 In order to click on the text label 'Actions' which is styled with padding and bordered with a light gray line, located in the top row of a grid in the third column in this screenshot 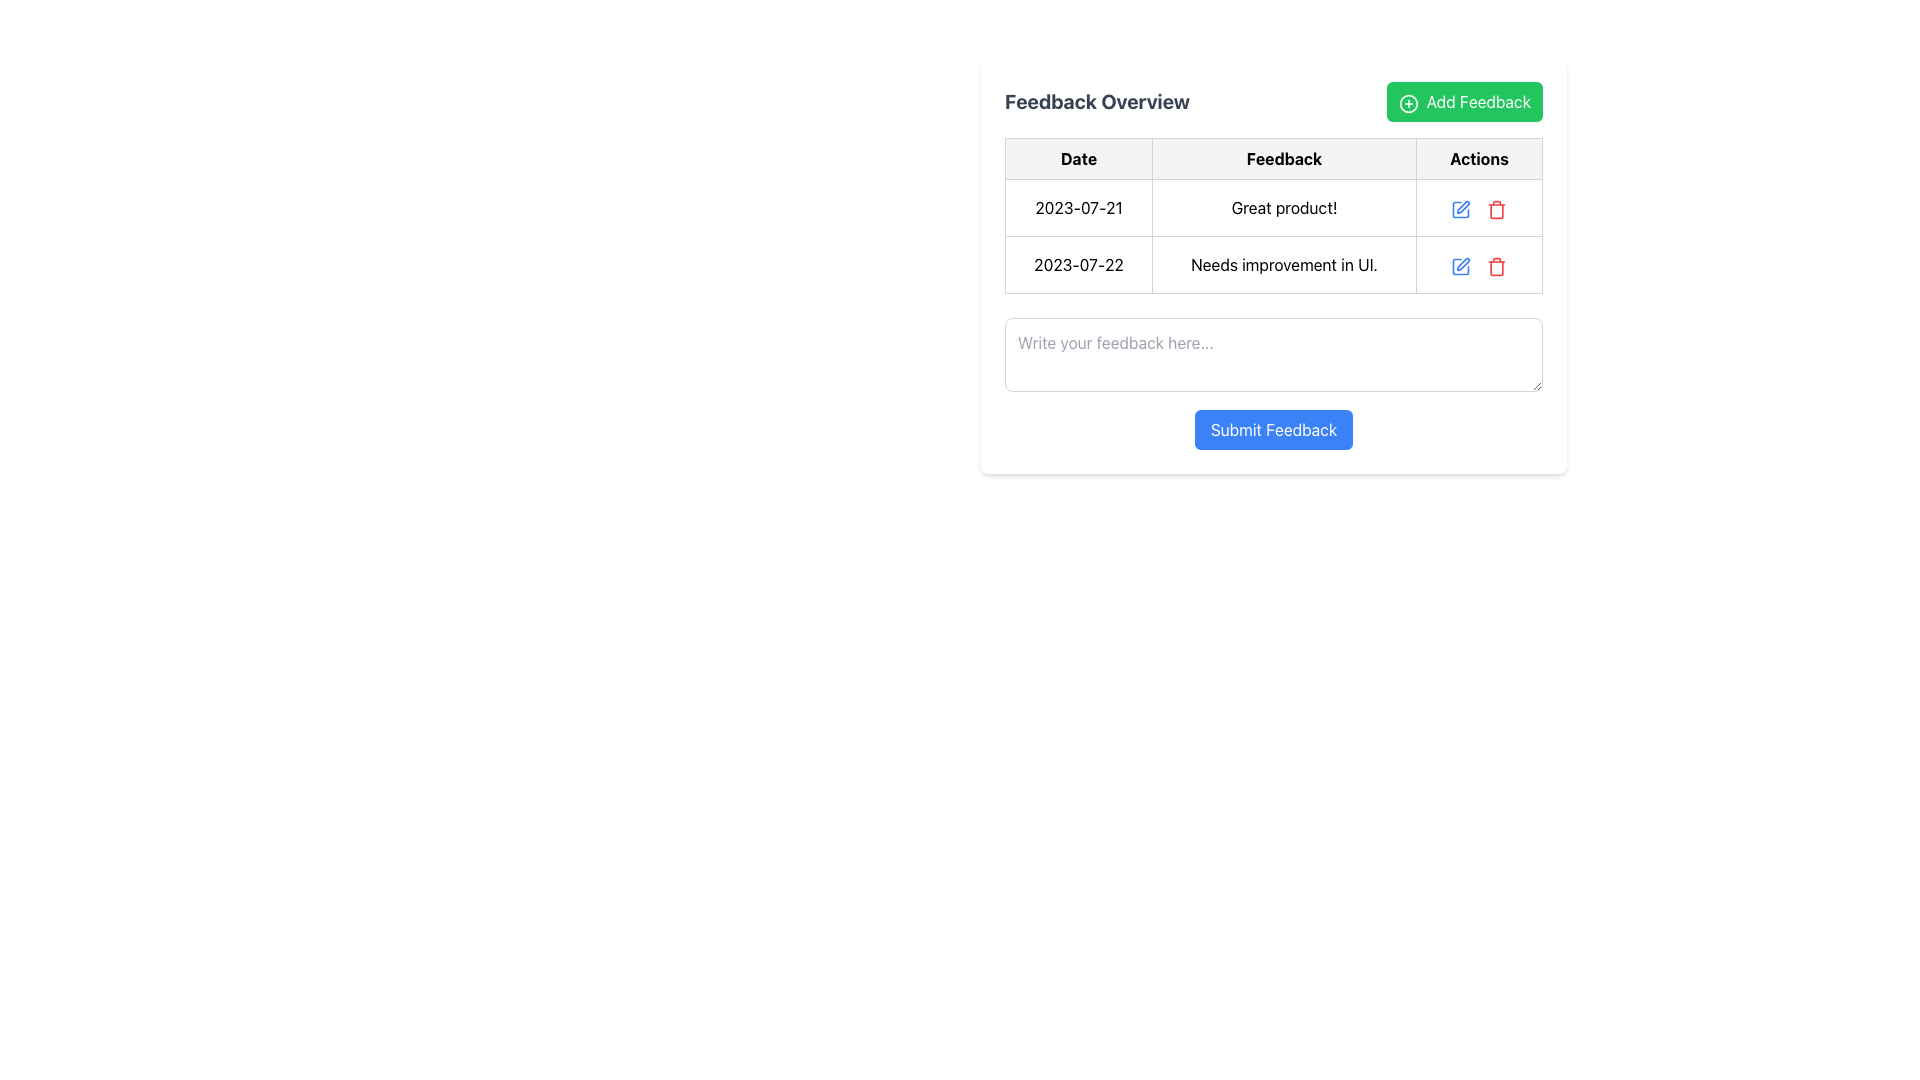, I will do `click(1479, 157)`.